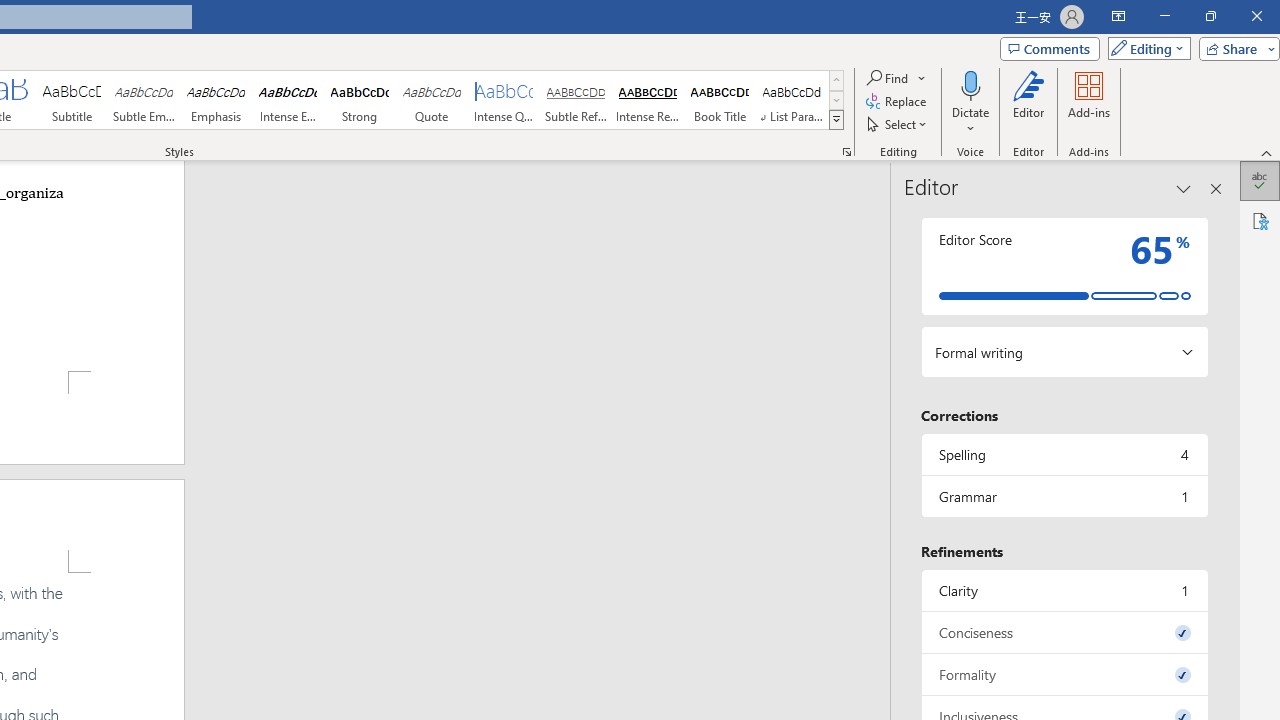  What do you see at coordinates (1259, 221) in the screenshot?
I see `'Accessibility'` at bounding box center [1259, 221].